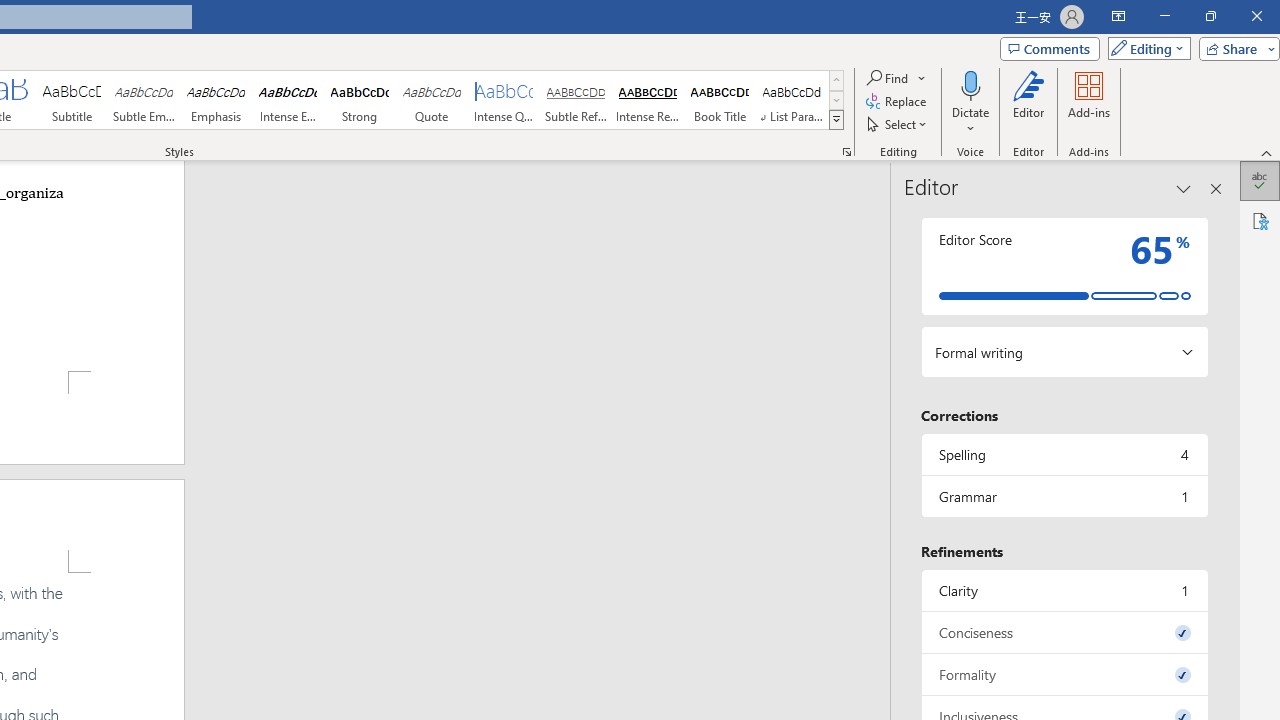  What do you see at coordinates (1259, 221) in the screenshot?
I see `'Accessibility'` at bounding box center [1259, 221].